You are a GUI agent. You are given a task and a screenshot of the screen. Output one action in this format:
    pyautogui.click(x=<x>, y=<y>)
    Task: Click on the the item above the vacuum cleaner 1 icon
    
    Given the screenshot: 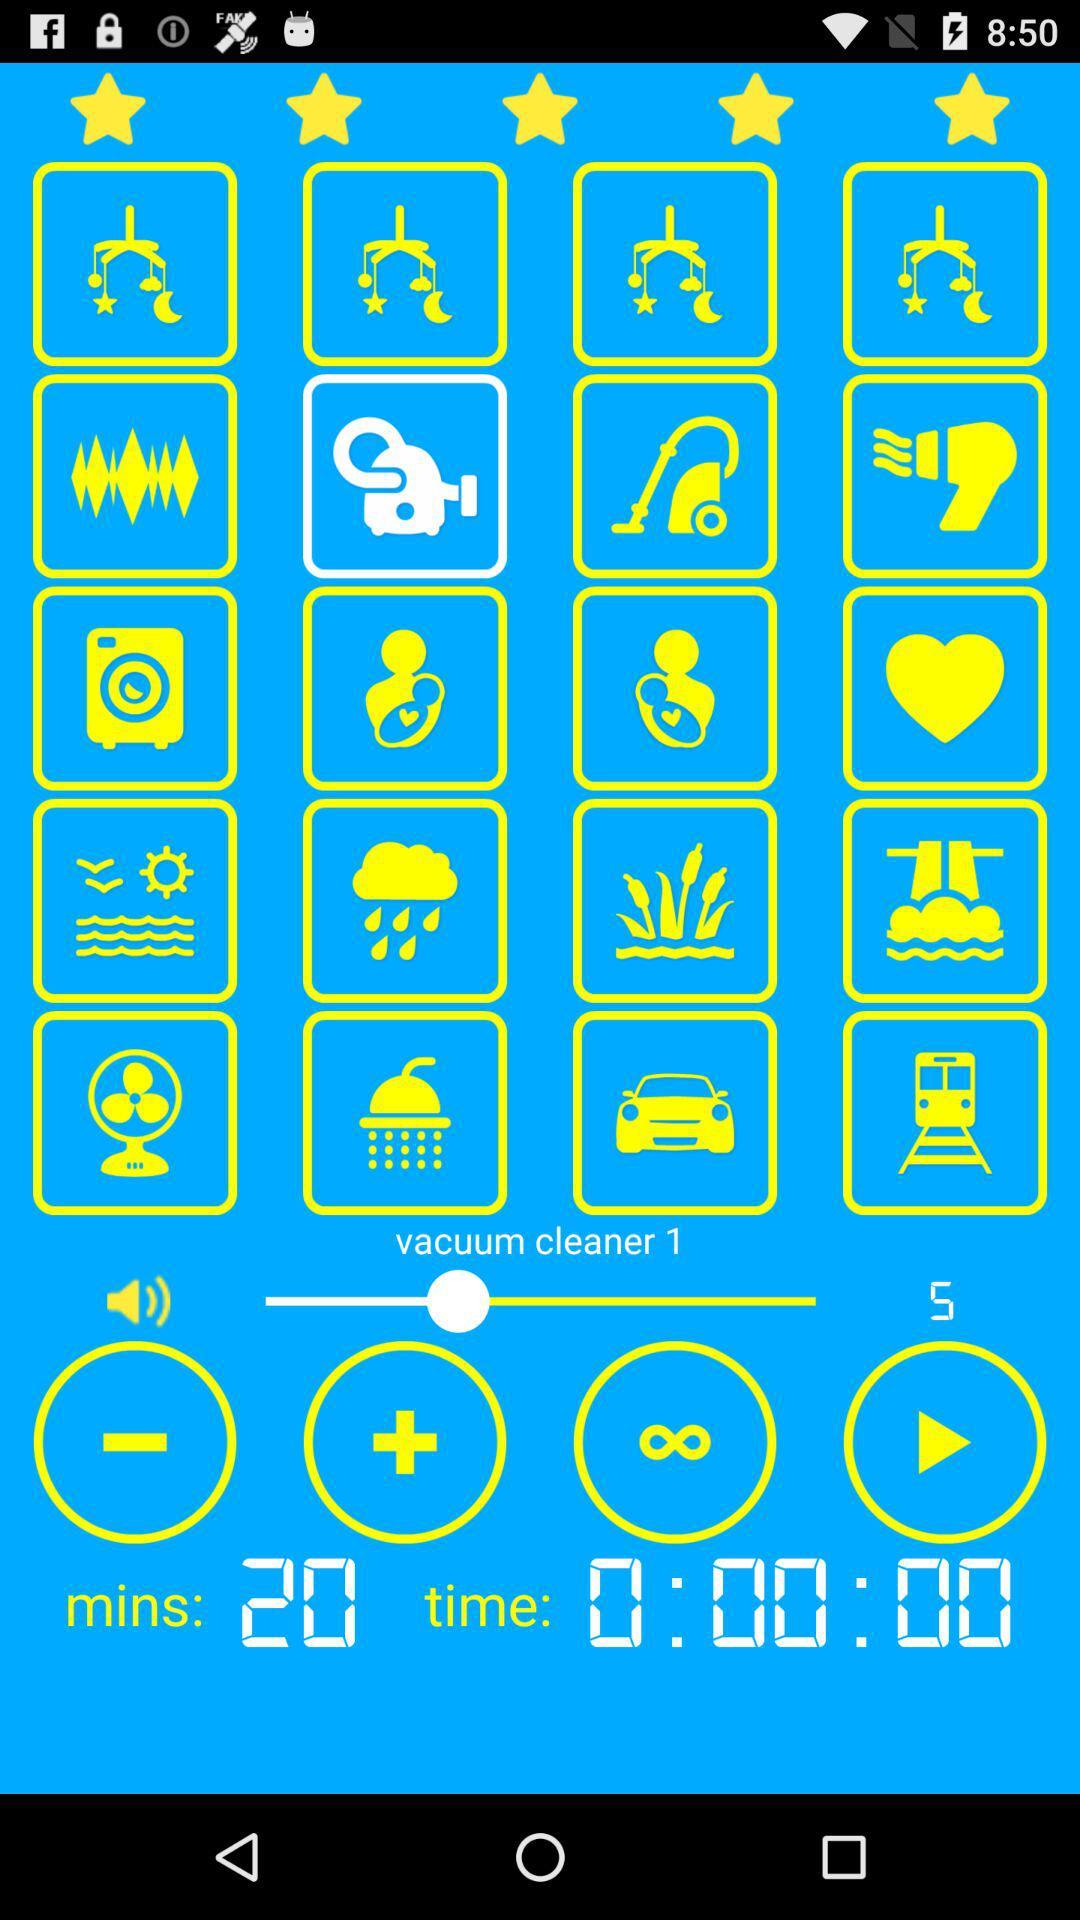 What is the action you would take?
    pyautogui.click(x=945, y=1112)
    